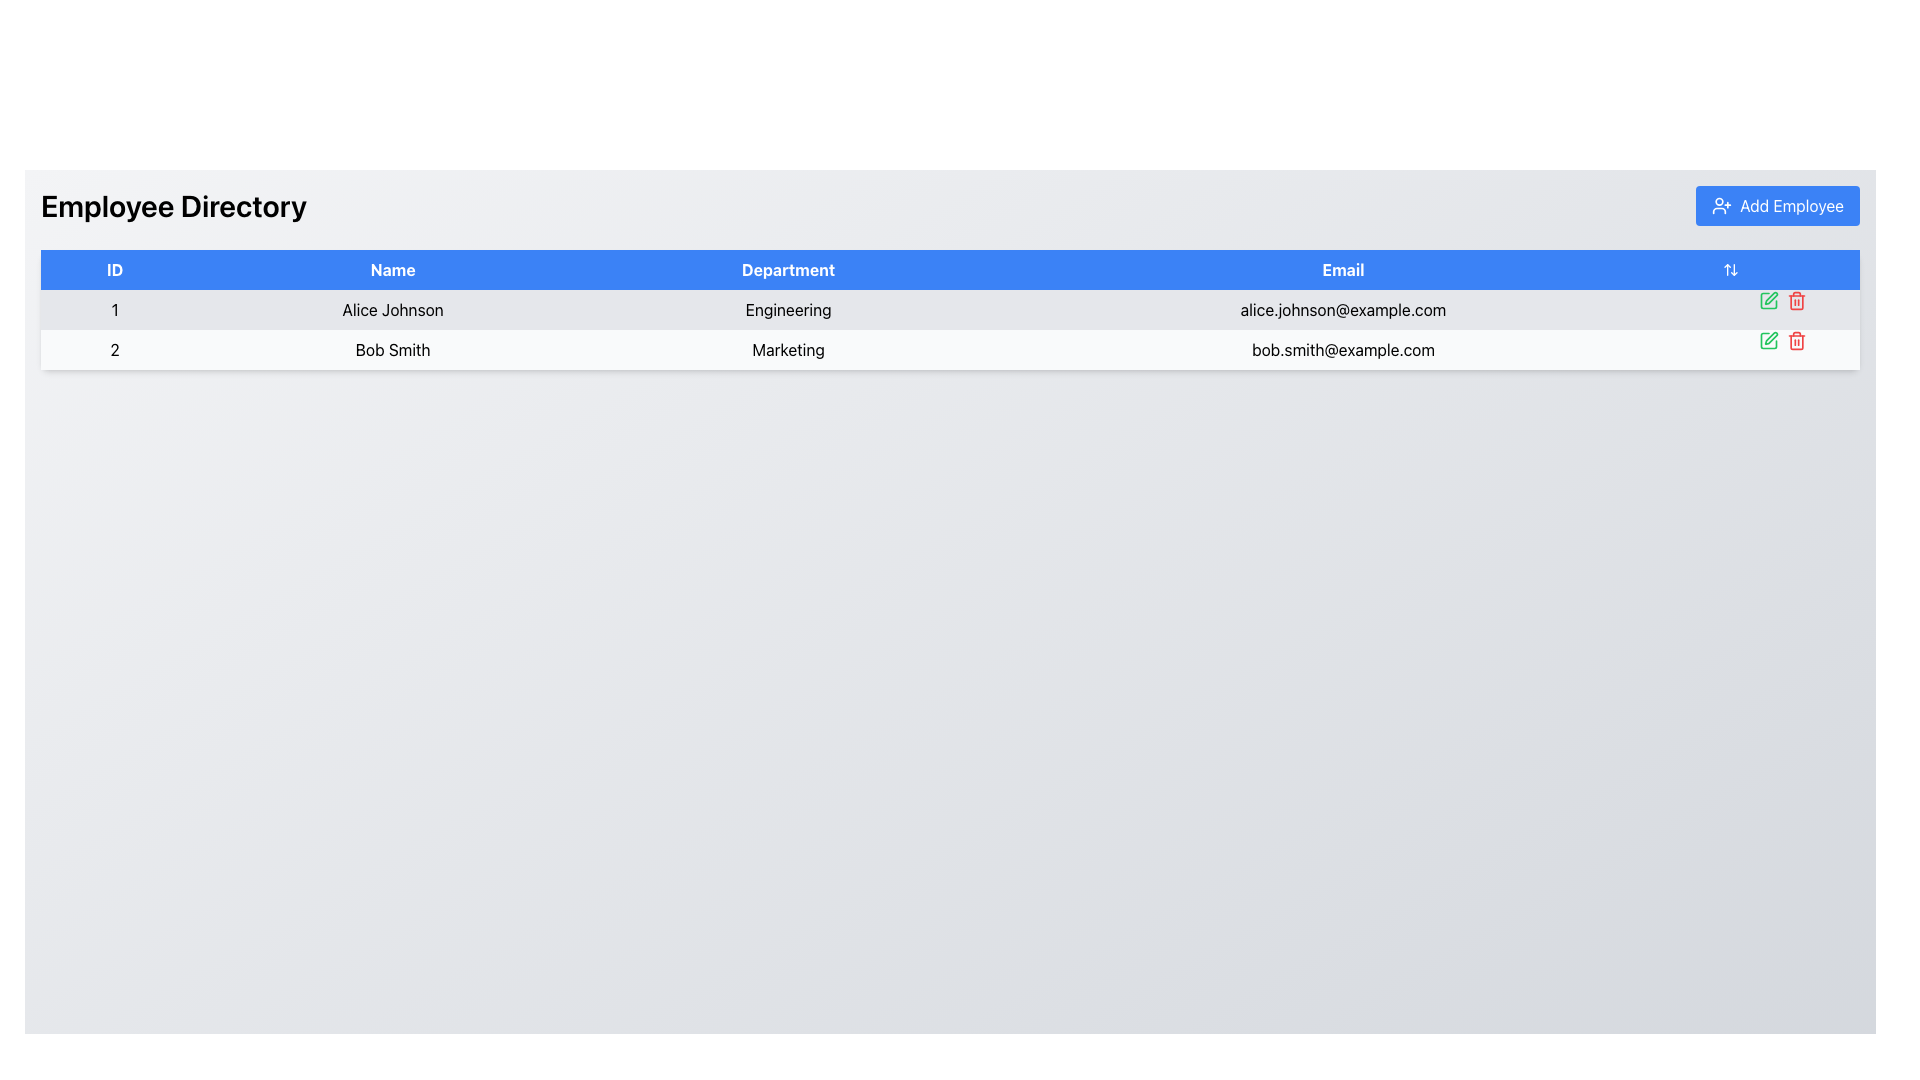 The width and height of the screenshot is (1920, 1080). I want to click on the static text label displaying Alice Johnson's email address in the fourth column of the first row of the table, so click(1343, 309).